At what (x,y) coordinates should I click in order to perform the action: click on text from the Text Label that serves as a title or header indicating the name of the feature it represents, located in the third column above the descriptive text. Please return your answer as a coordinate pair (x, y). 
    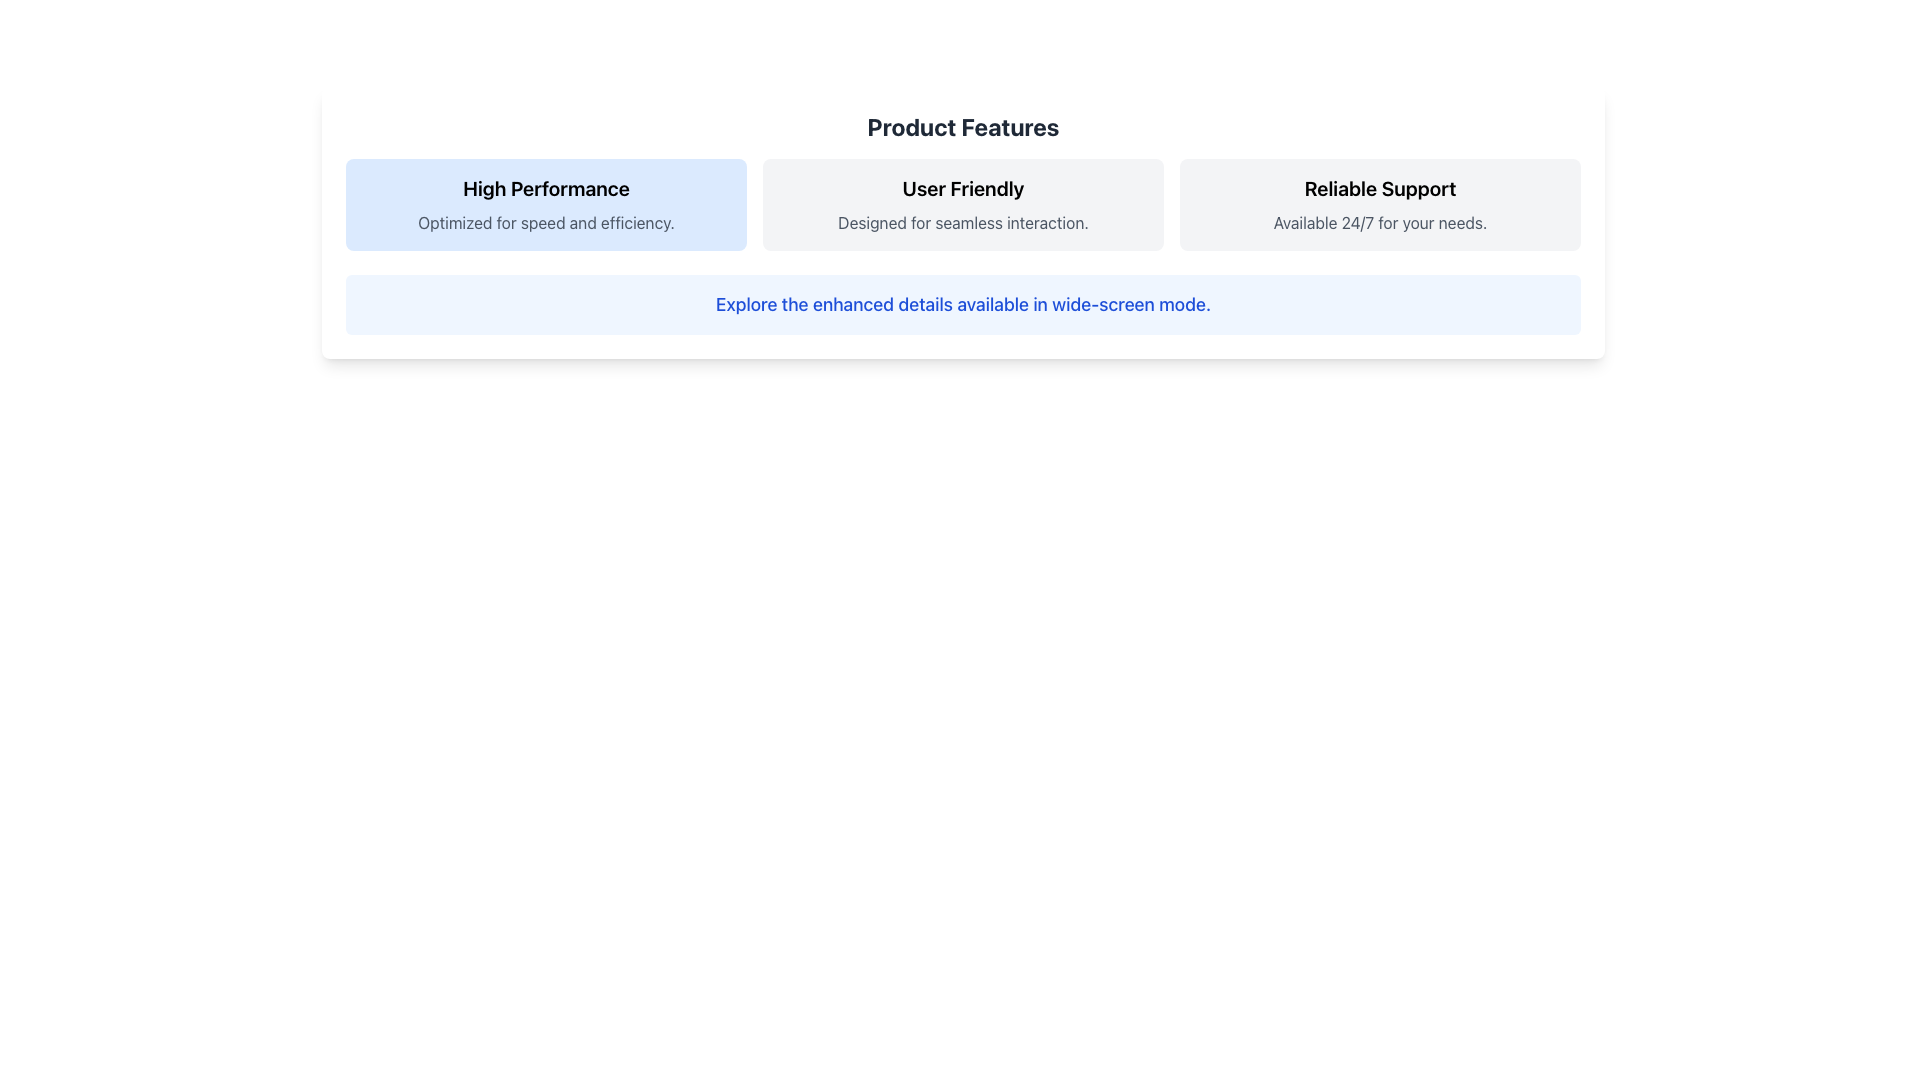
    Looking at the image, I should click on (1379, 189).